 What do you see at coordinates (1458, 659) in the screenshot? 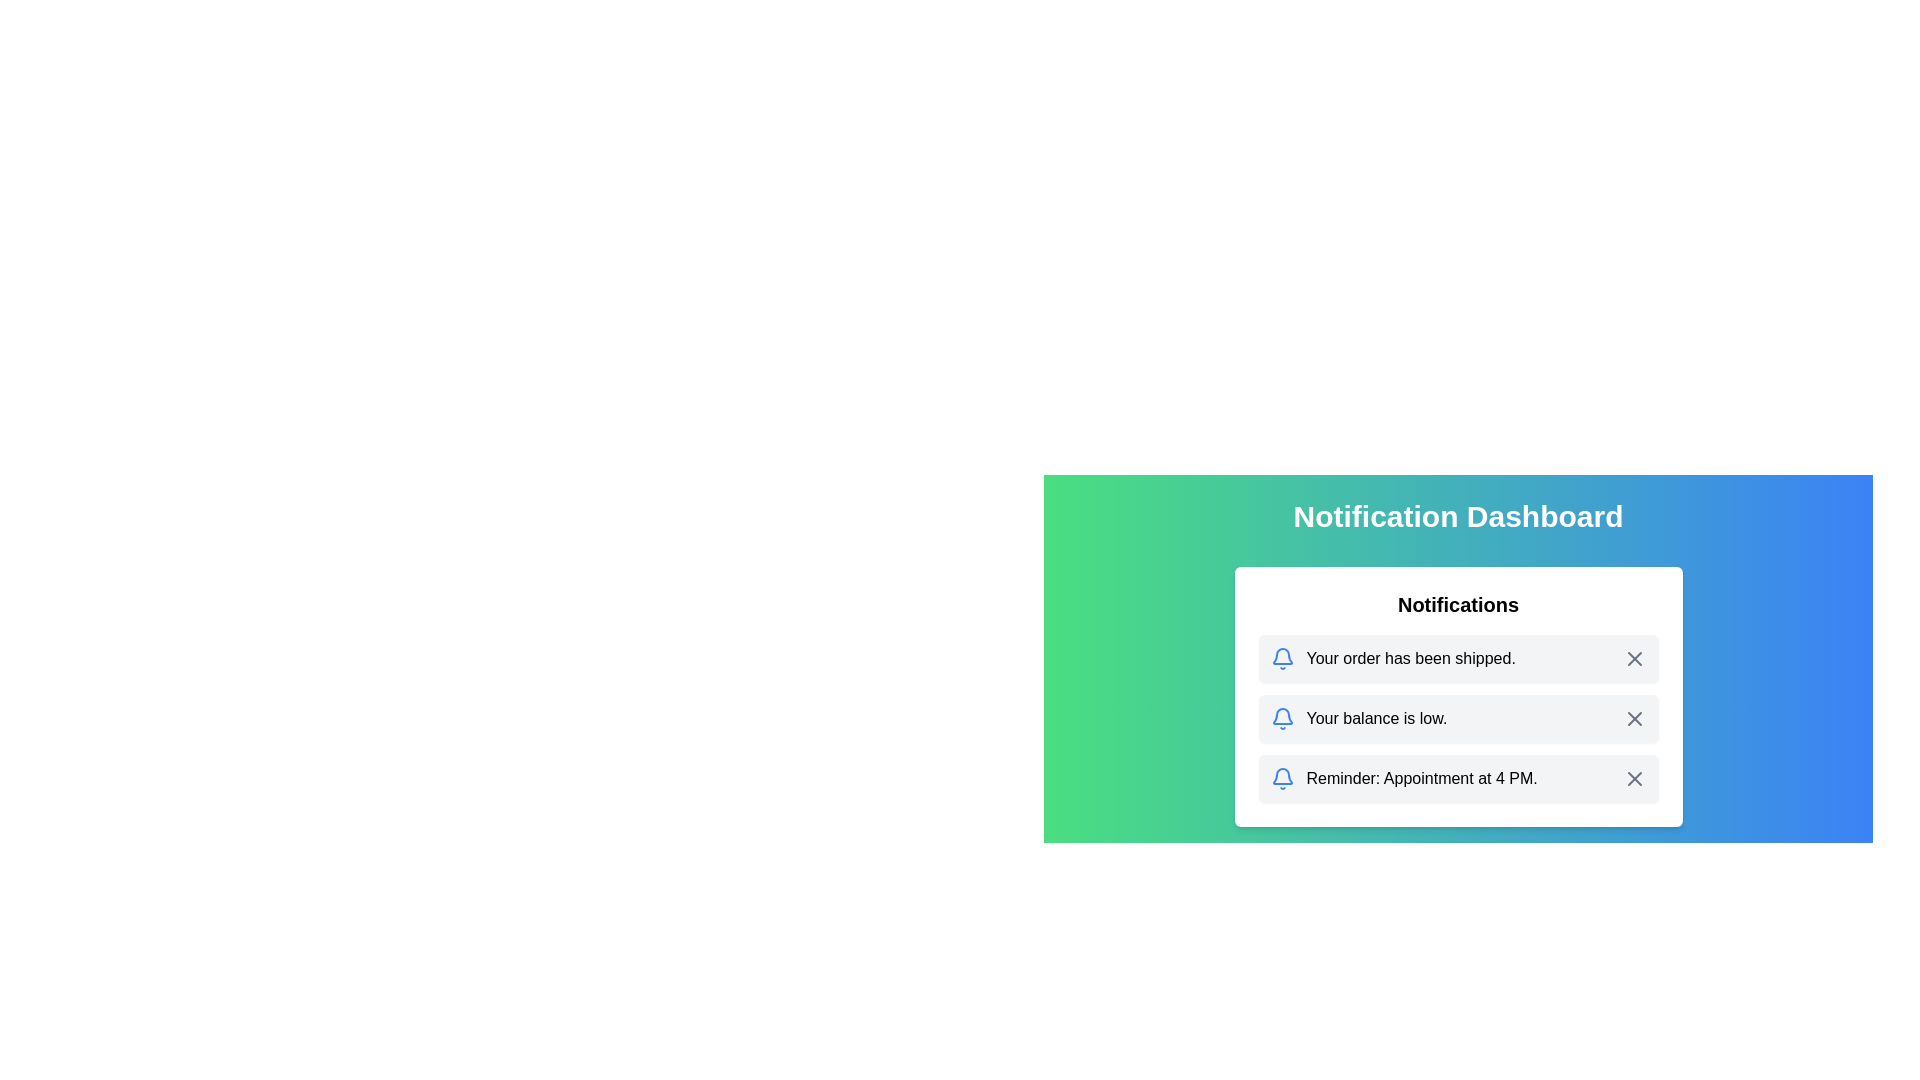
I see `the topmost notification item in the notifications list` at bounding box center [1458, 659].